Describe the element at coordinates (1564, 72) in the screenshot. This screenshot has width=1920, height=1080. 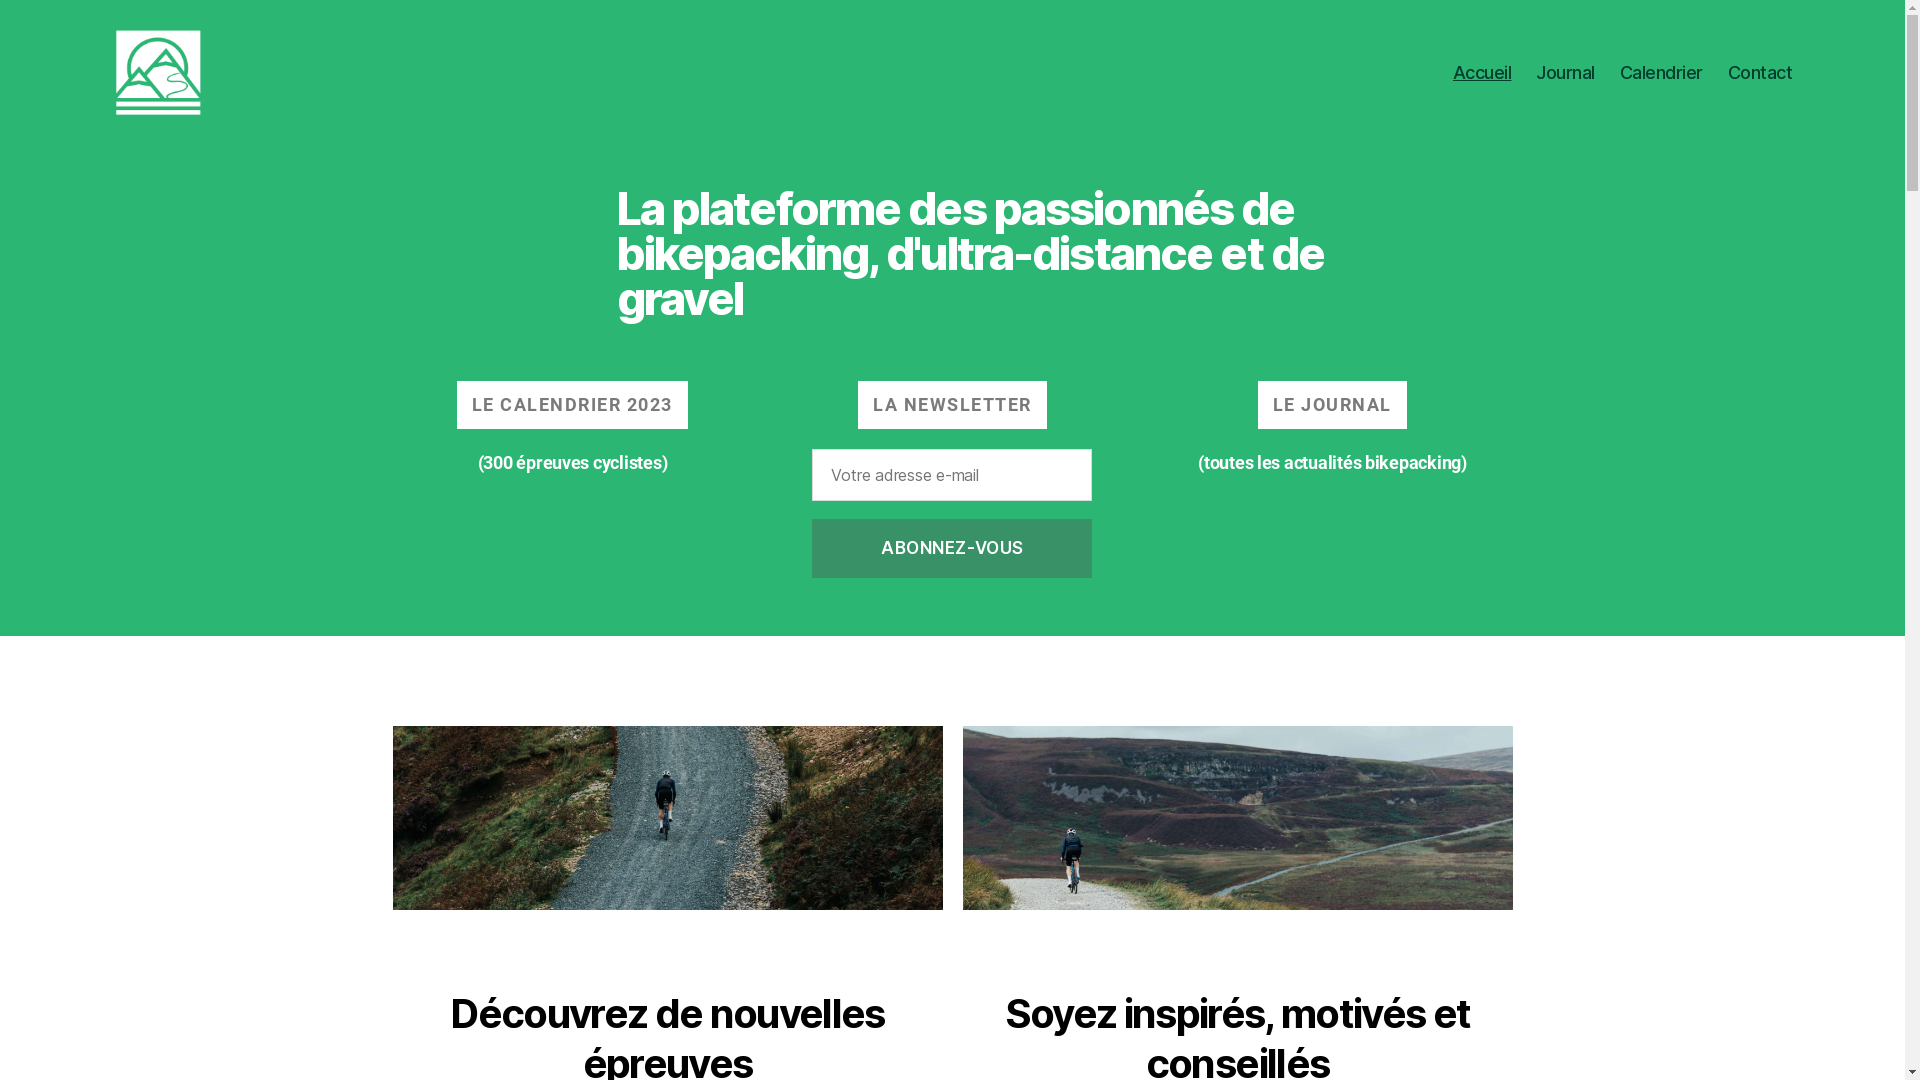
I see `'Journal'` at that location.